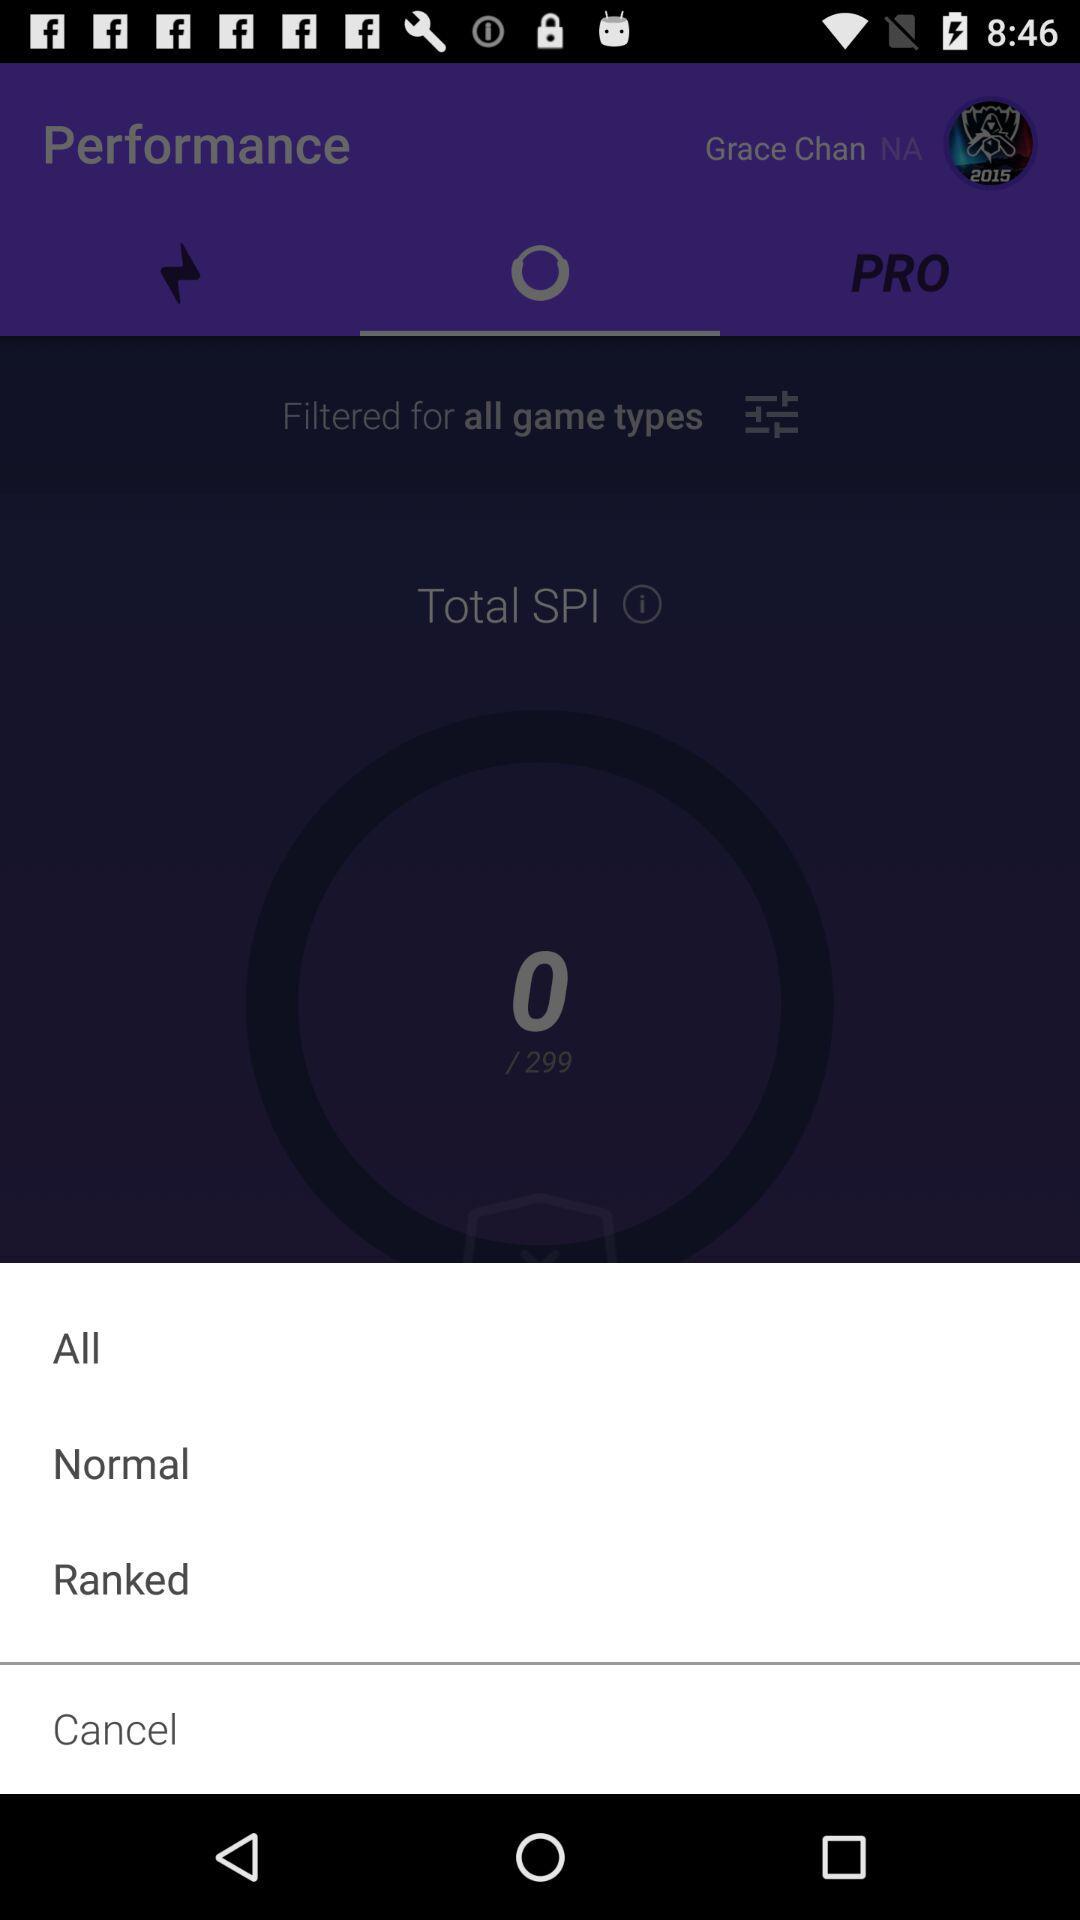  I want to click on cancel icon, so click(540, 1727).